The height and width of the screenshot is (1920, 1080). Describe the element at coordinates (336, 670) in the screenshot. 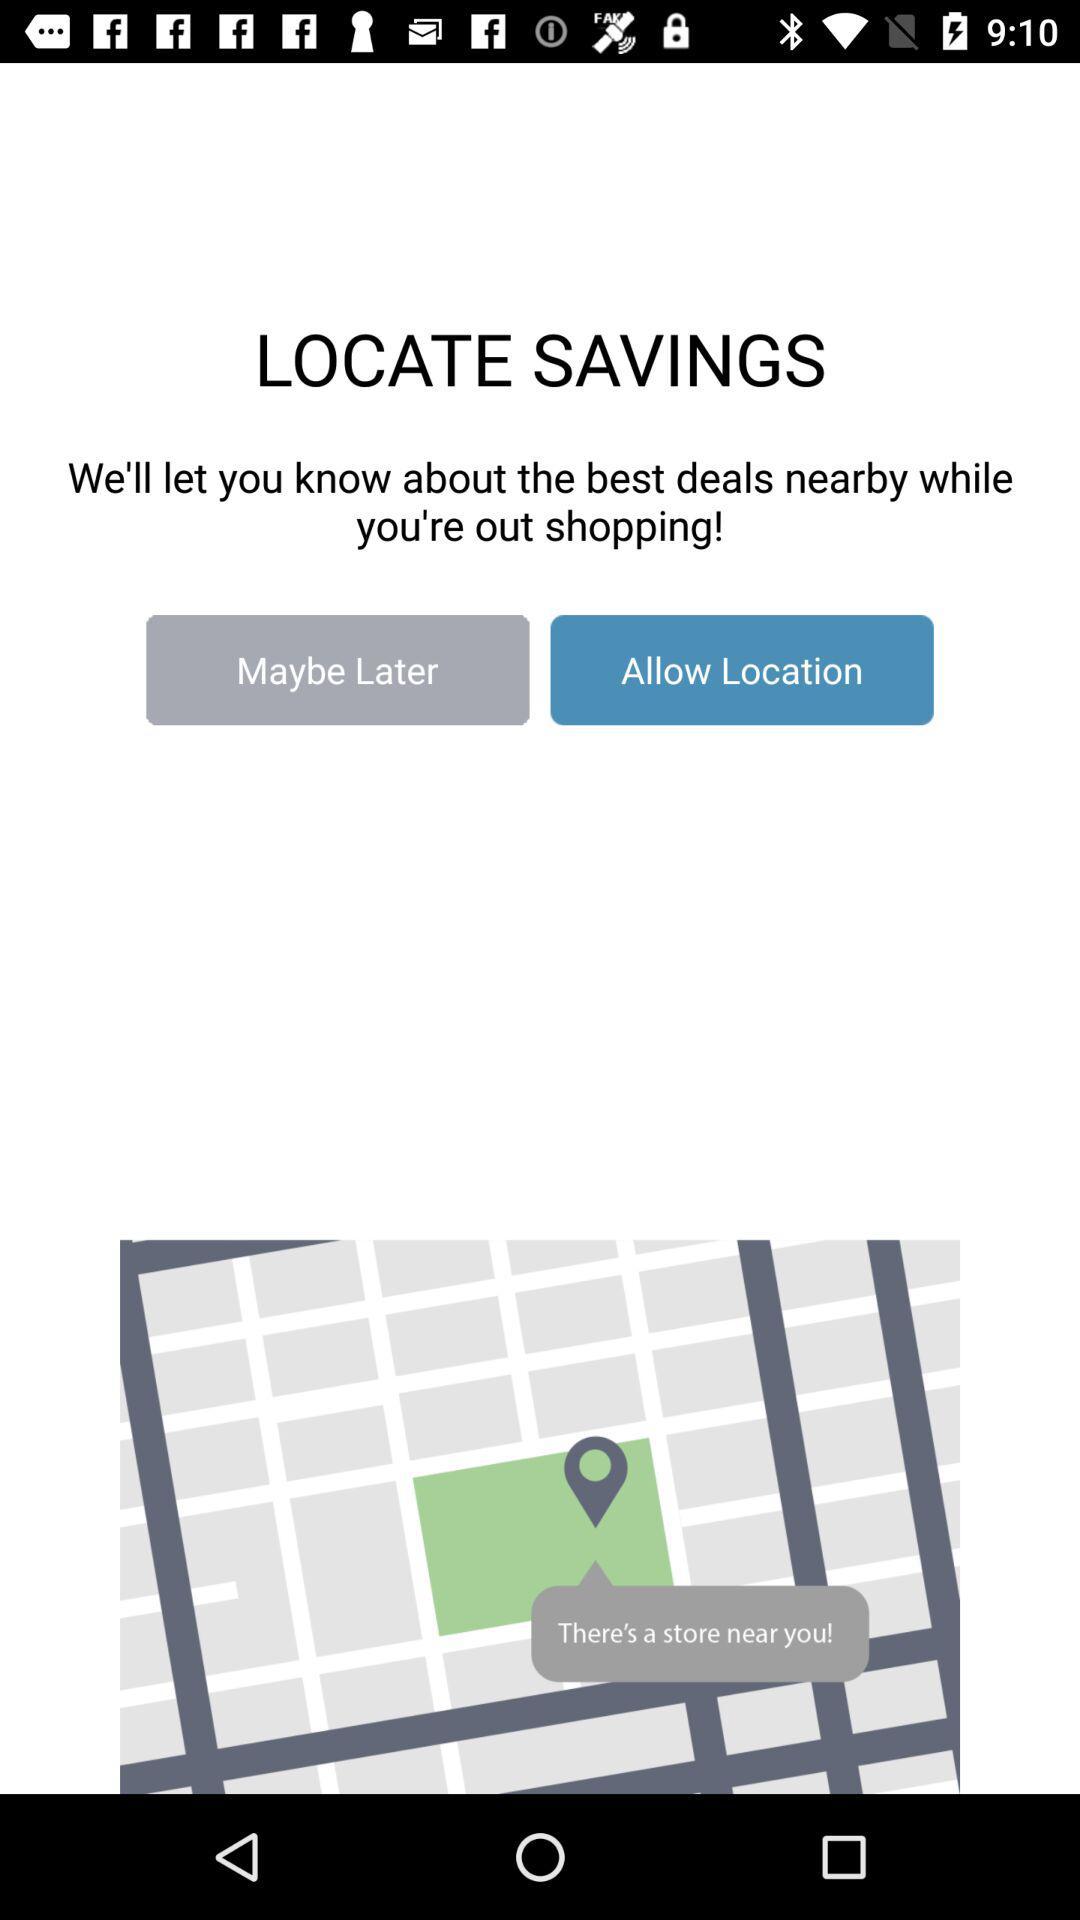

I see `the maybe later app` at that location.